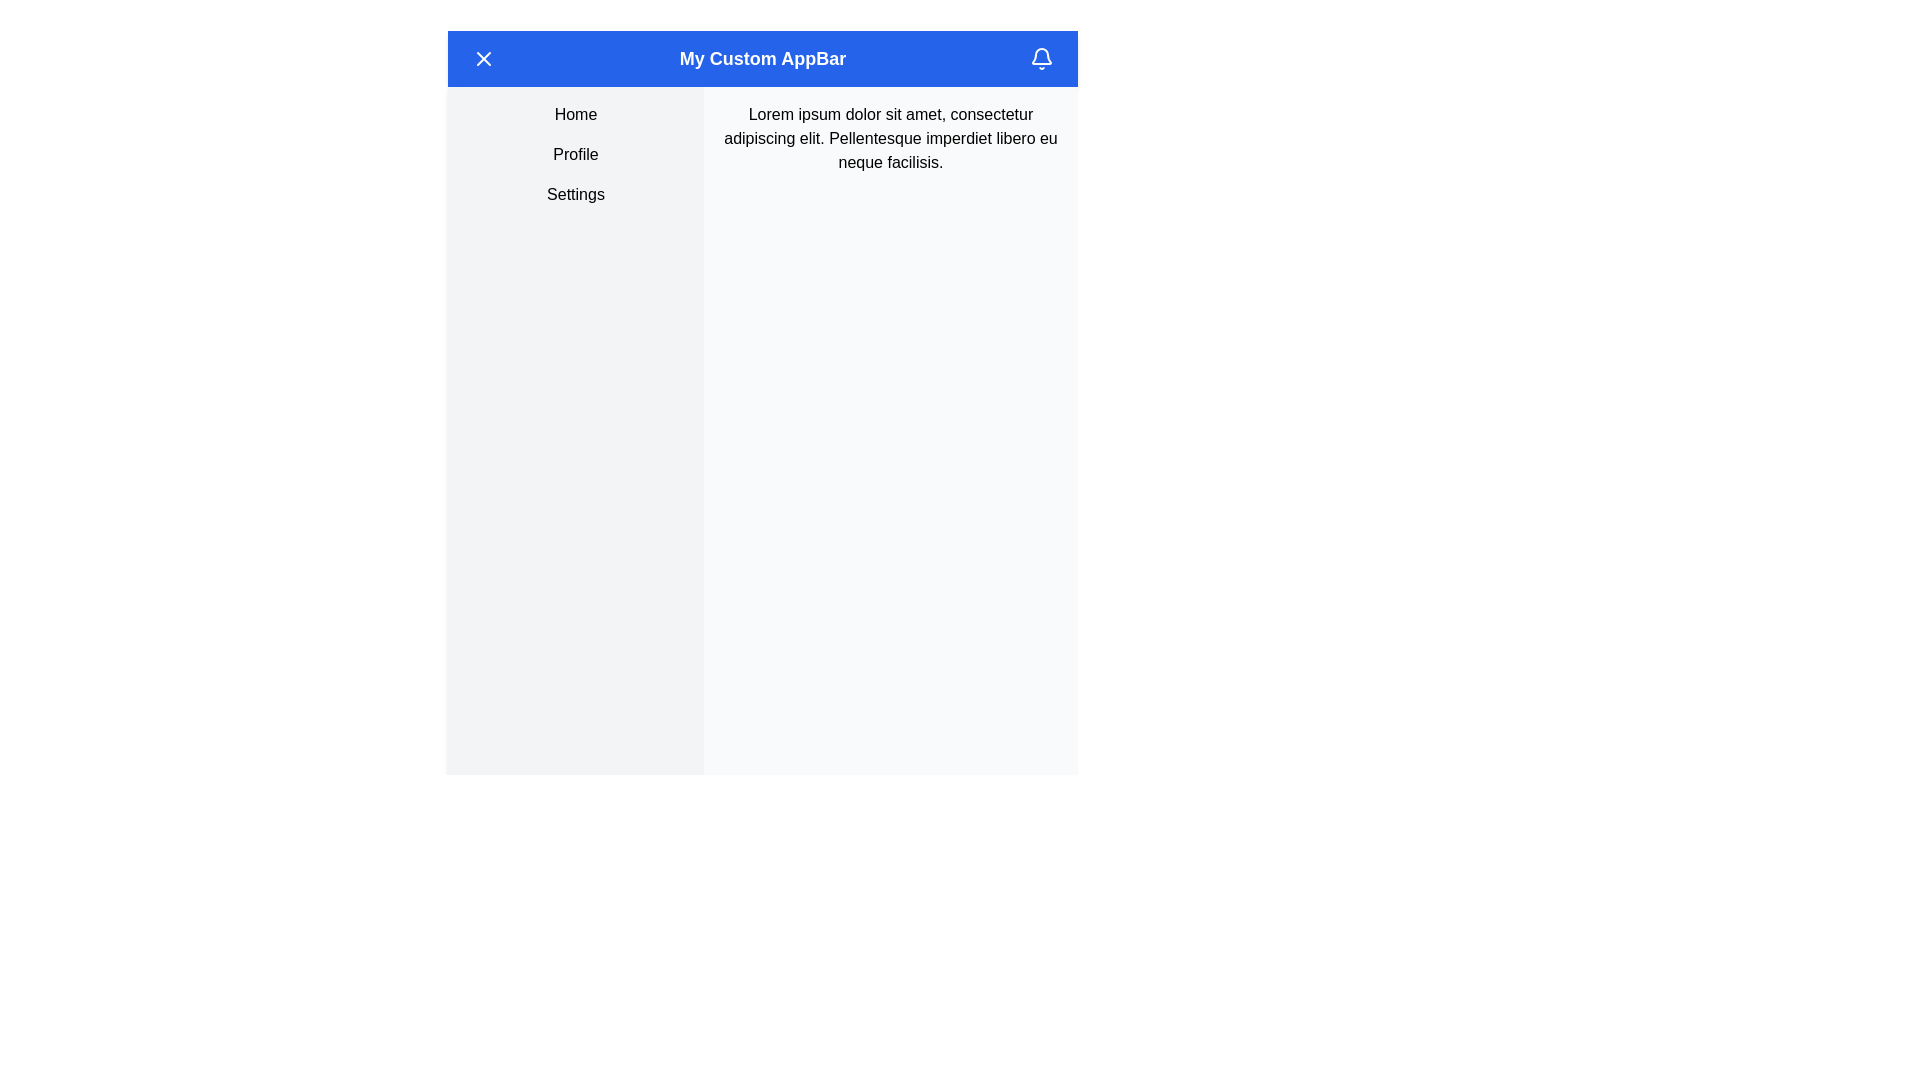 This screenshot has width=1920, height=1080. What do you see at coordinates (575, 195) in the screenshot?
I see `the 'Settings' menu item, which is a rectangular button with rounded corners located below the 'Profile' element in the vertical menu` at bounding box center [575, 195].